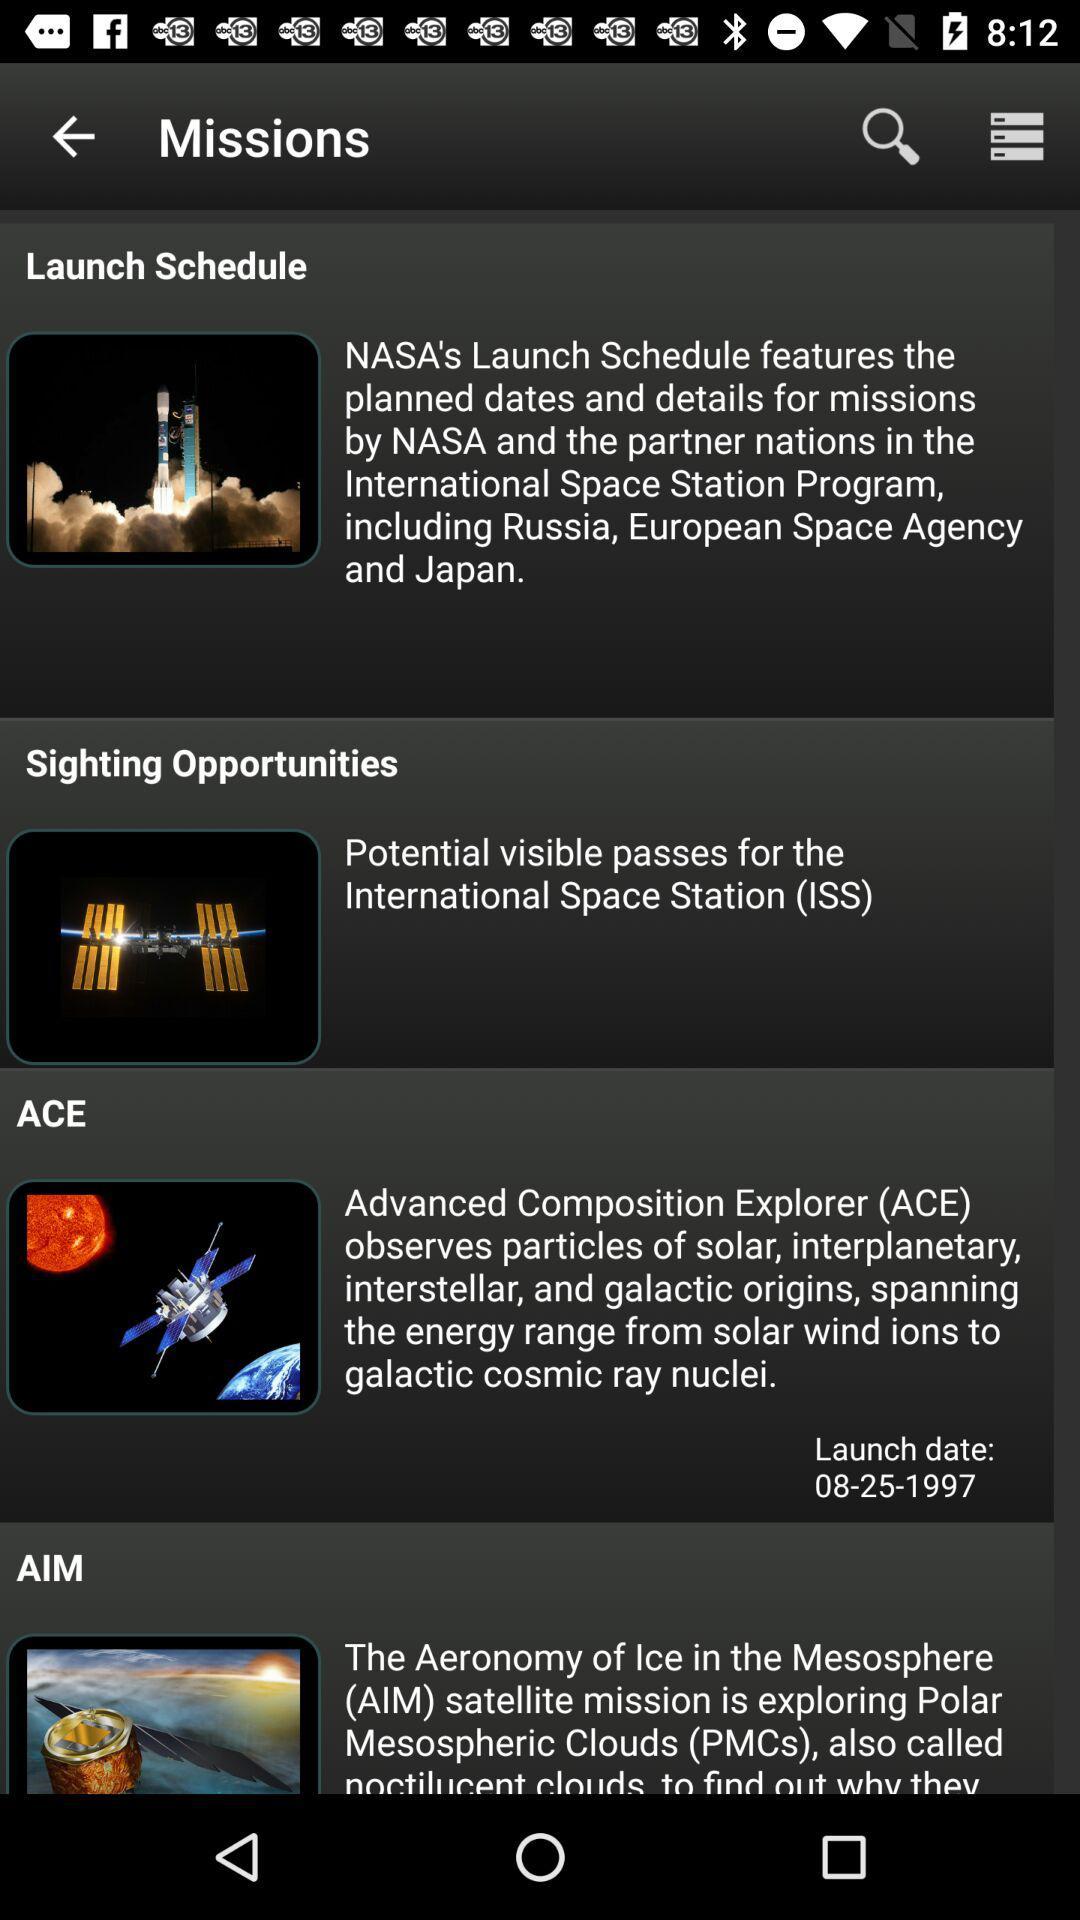 The image size is (1080, 1920). Describe the element at coordinates (919, 1473) in the screenshot. I see `item below the advanced composition explorer item` at that location.